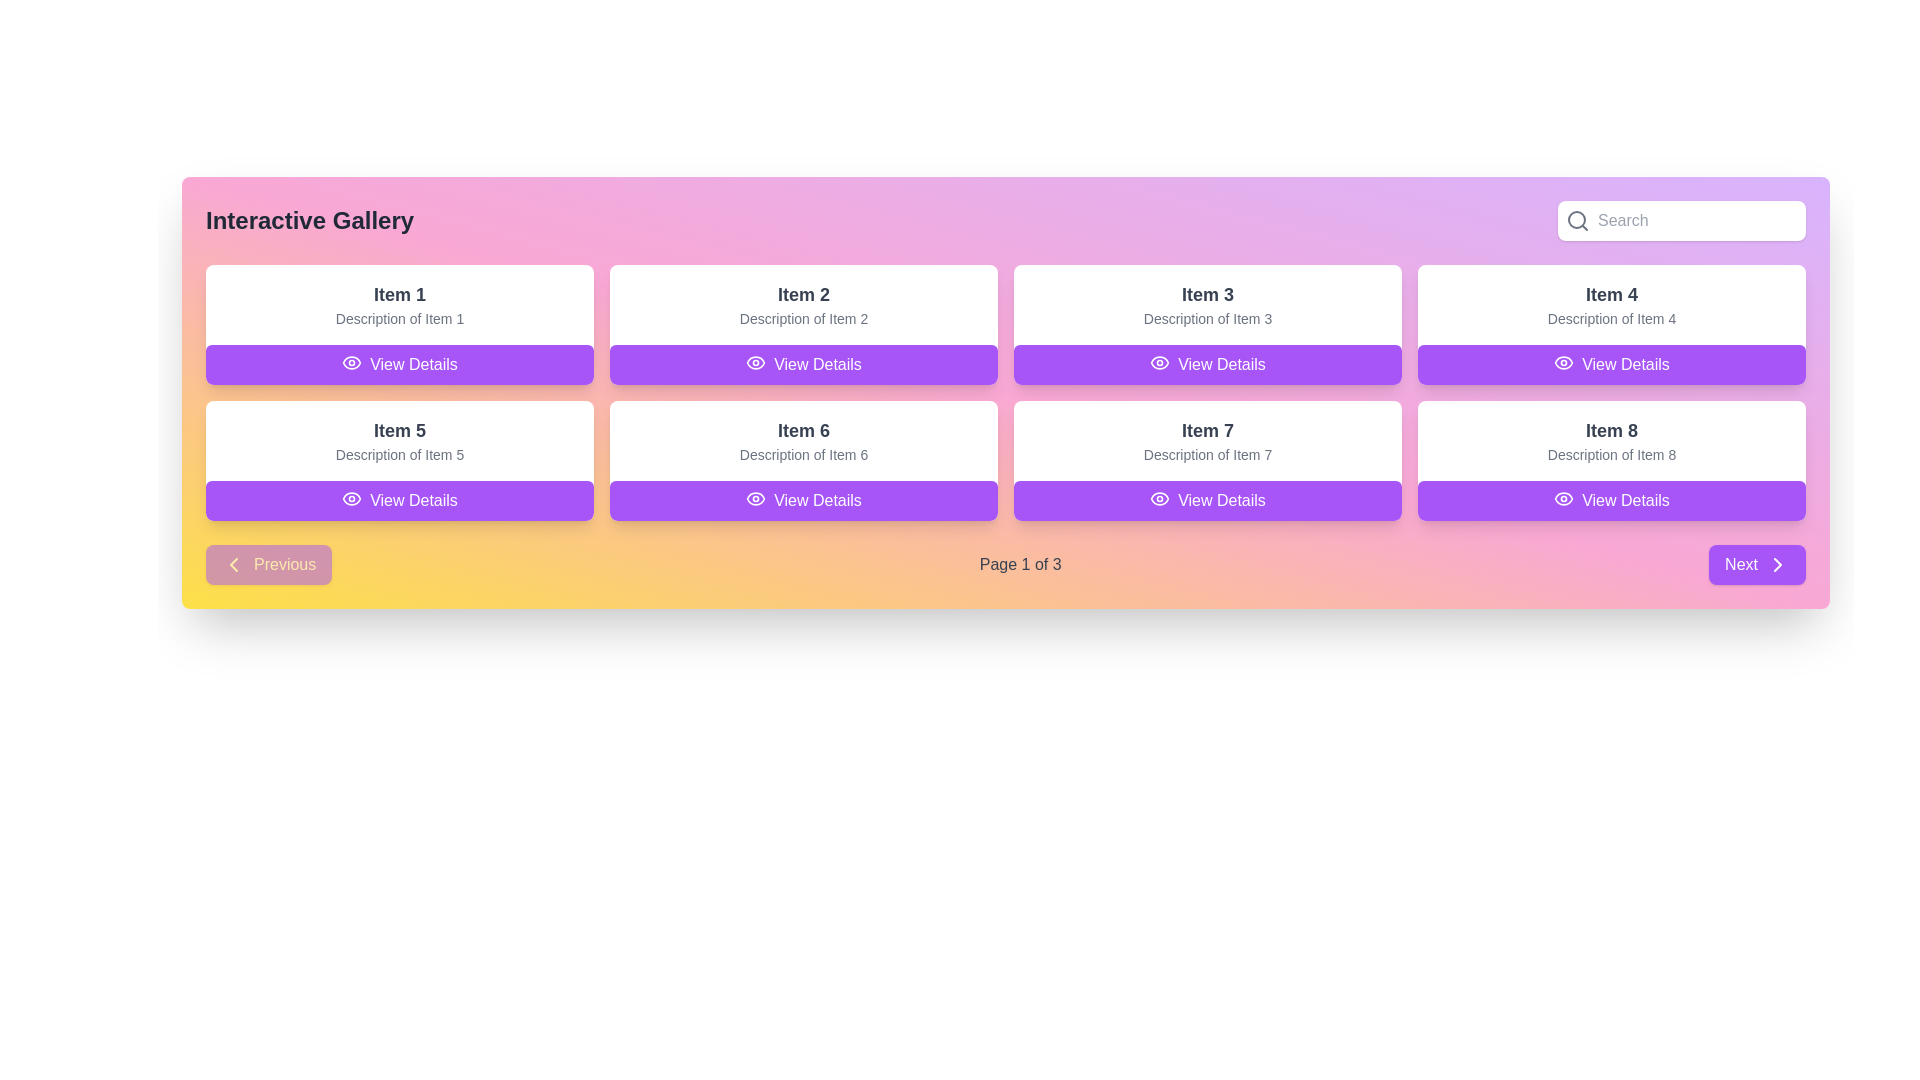  What do you see at coordinates (1576, 219) in the screenshot?
I see `the Circle component of the search icon SVG, which represents the circular outline of the magnifying glass located in the top-right corner of the interface` at bounding box center [1576, 219].